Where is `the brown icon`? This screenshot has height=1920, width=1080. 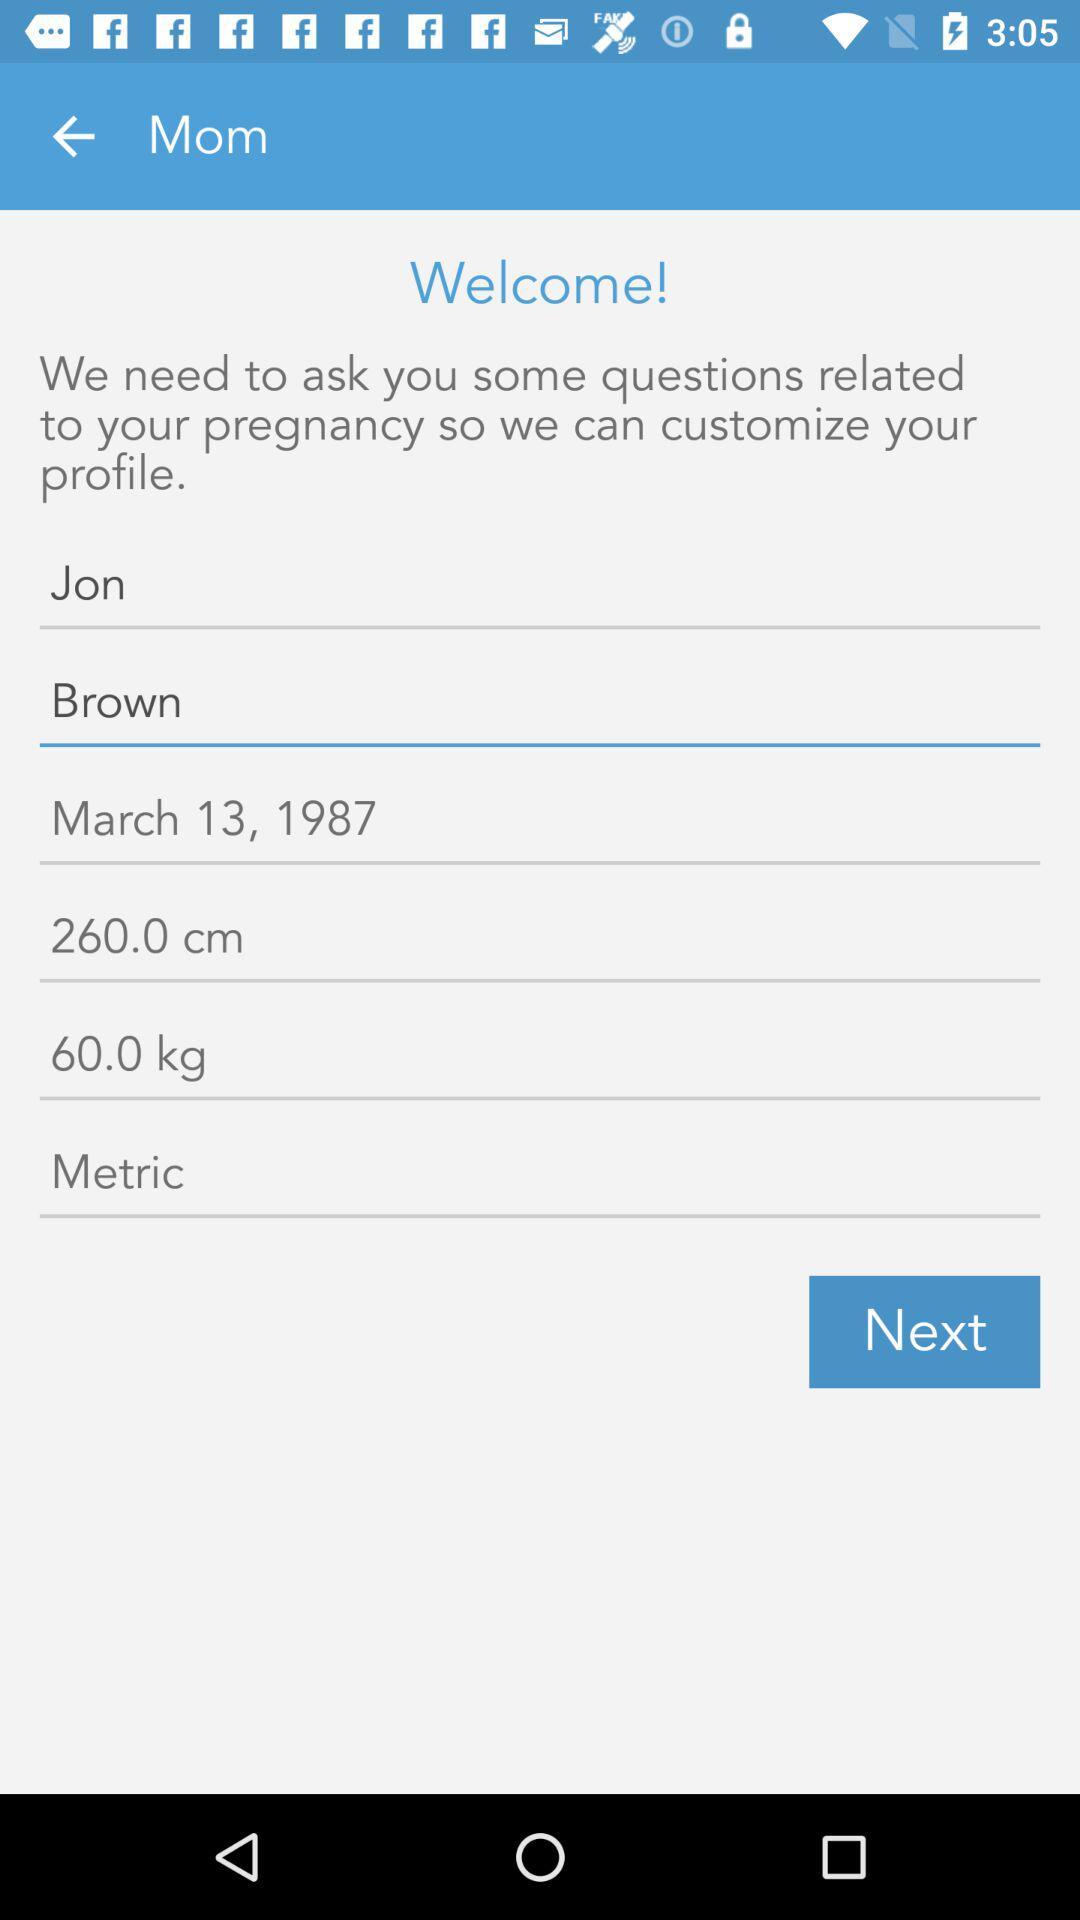 the brown icon is located at coordinates (540, 706).